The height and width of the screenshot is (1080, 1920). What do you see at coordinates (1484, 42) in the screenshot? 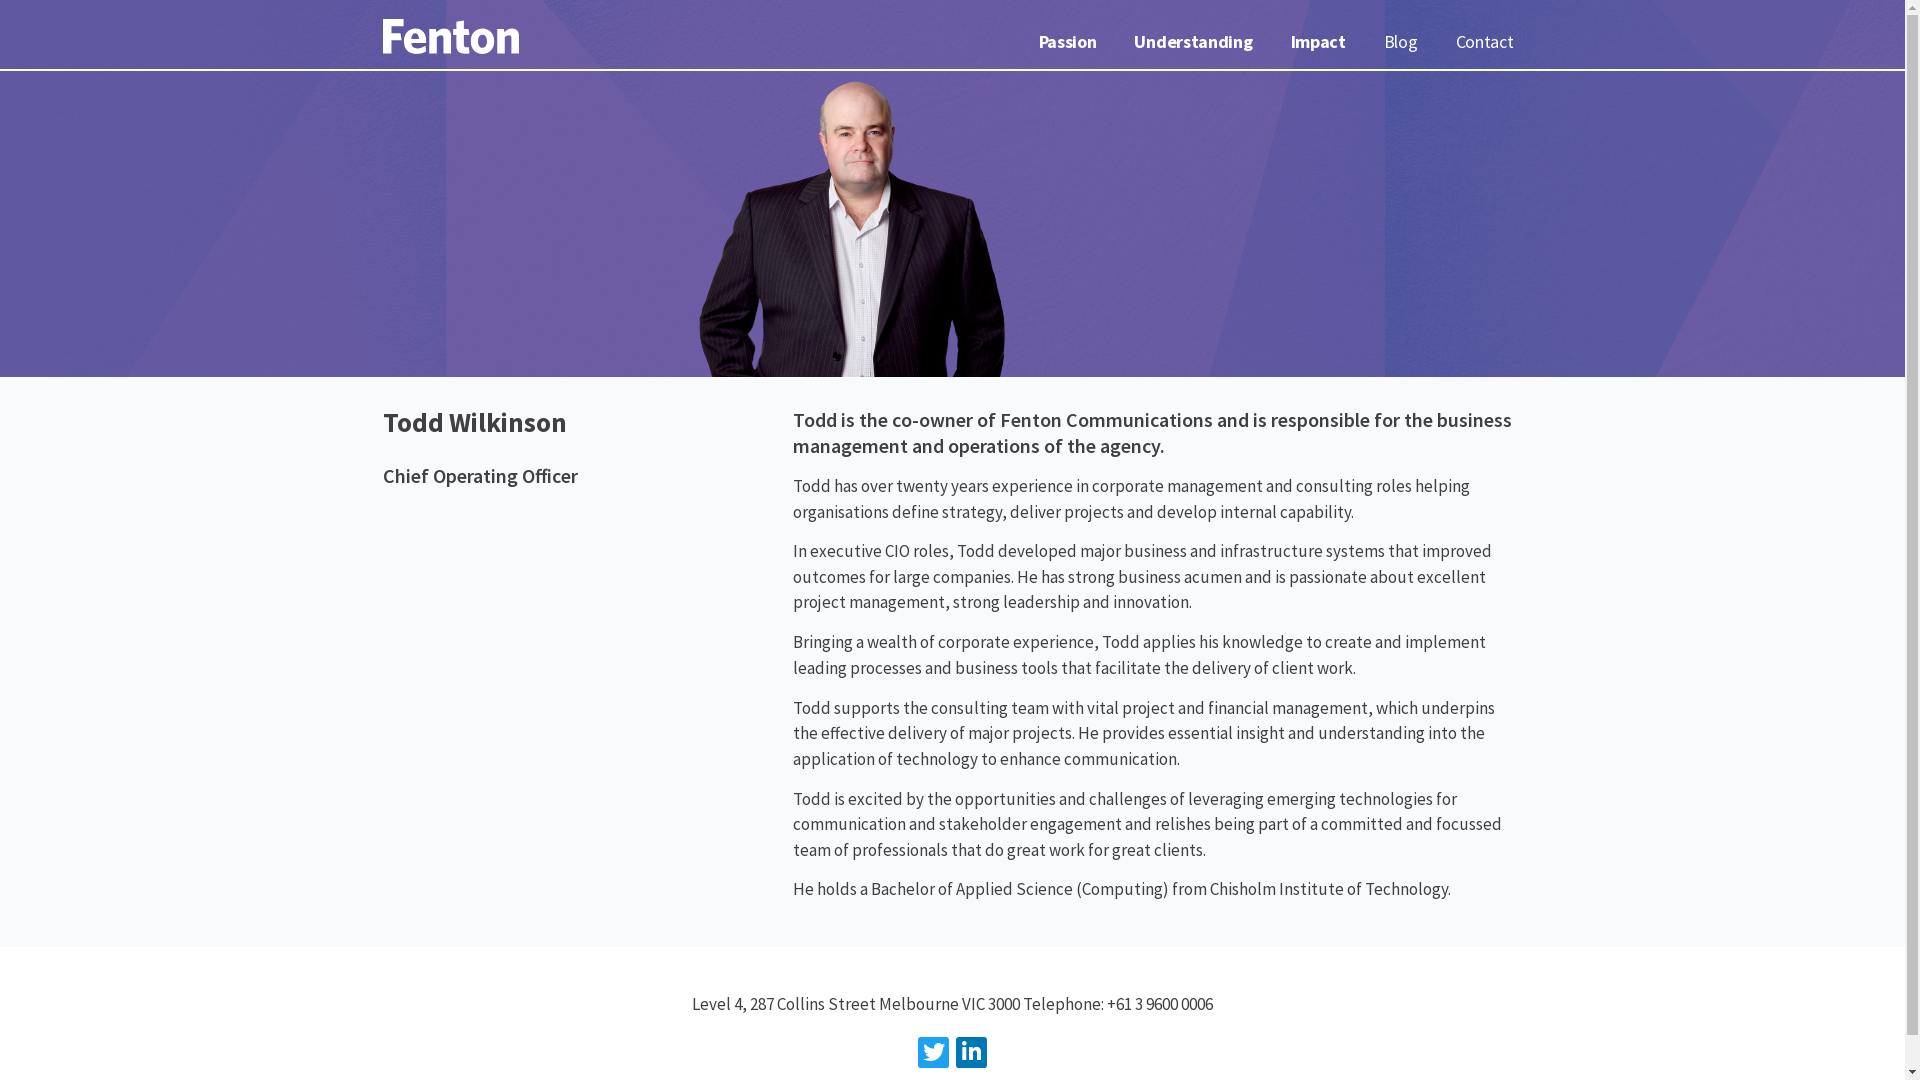
I see `'Contact'` at bounding box center [1484, 42].